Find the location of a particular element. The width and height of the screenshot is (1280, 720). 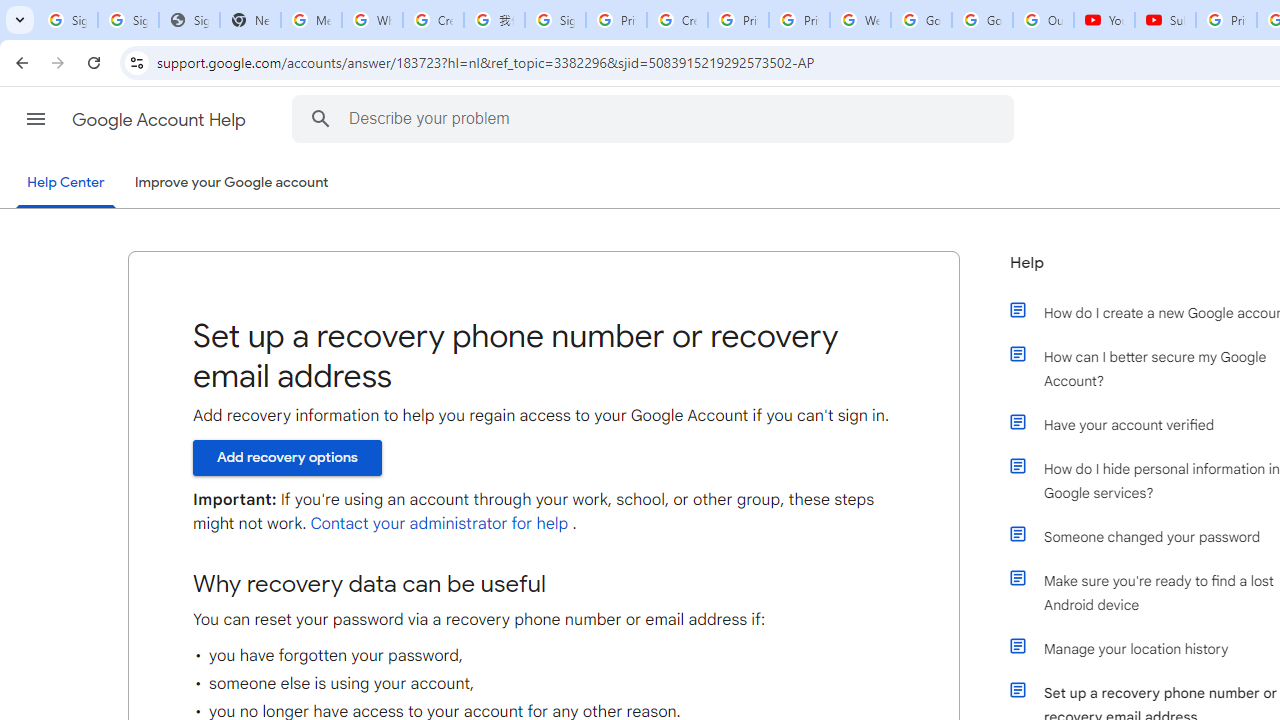

'Sign In - USA TODAY' is located at coordinates (189, 20).